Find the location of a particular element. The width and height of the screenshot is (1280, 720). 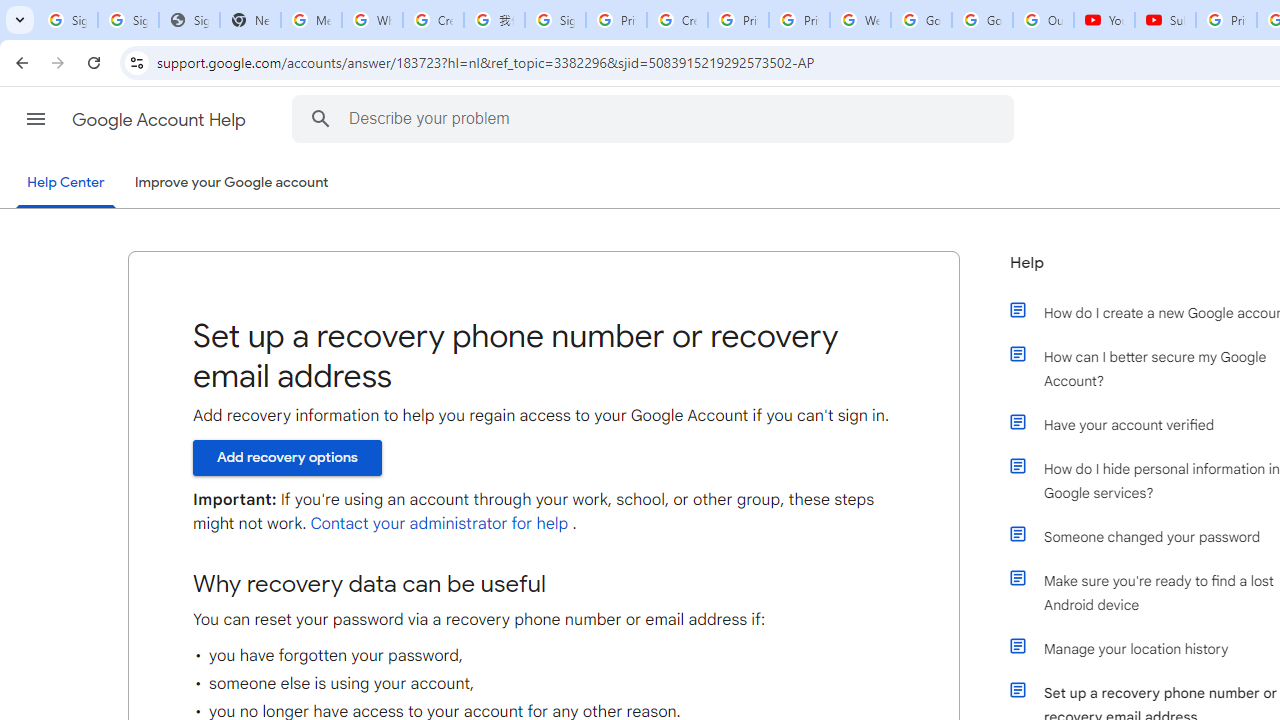

'Sign In - USA TODAY' is located at coordinates (189, 20).